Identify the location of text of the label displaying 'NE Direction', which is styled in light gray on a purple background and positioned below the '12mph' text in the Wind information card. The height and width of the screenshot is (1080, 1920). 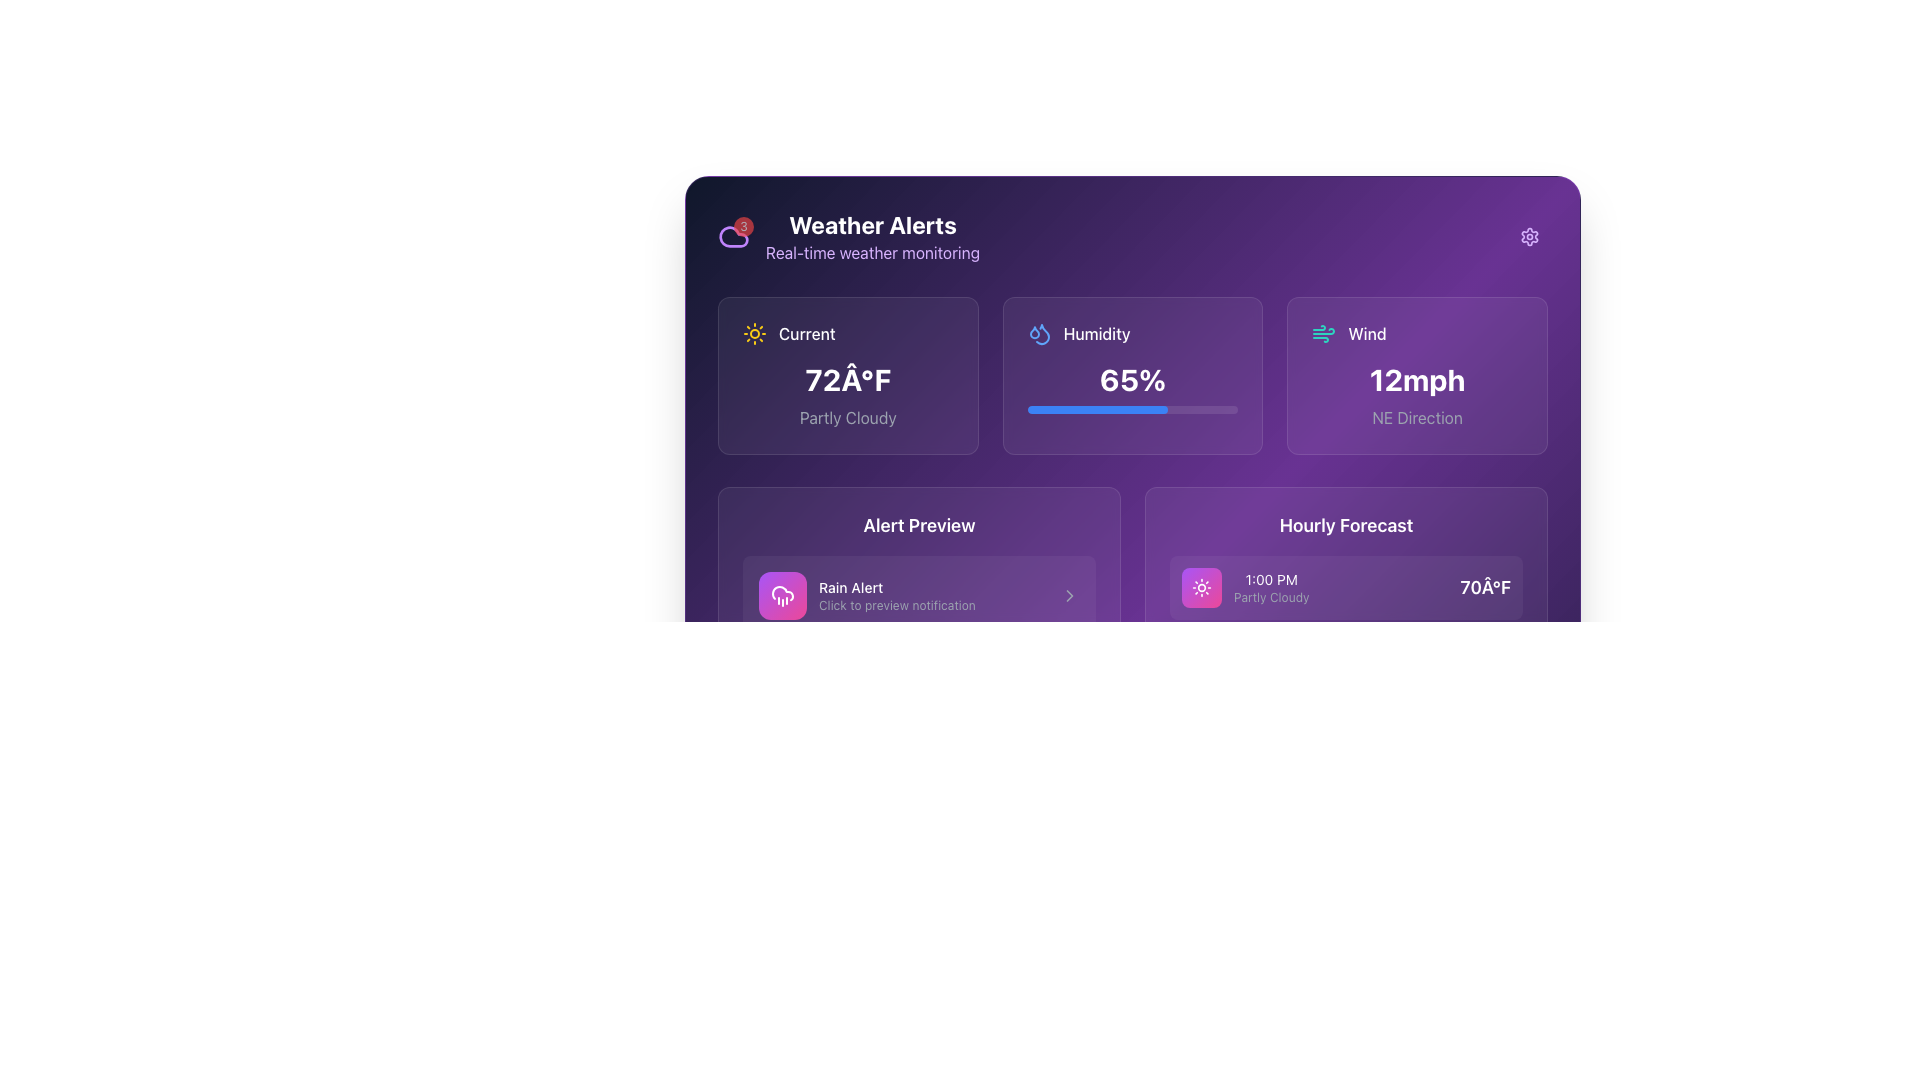
(1416, 416).